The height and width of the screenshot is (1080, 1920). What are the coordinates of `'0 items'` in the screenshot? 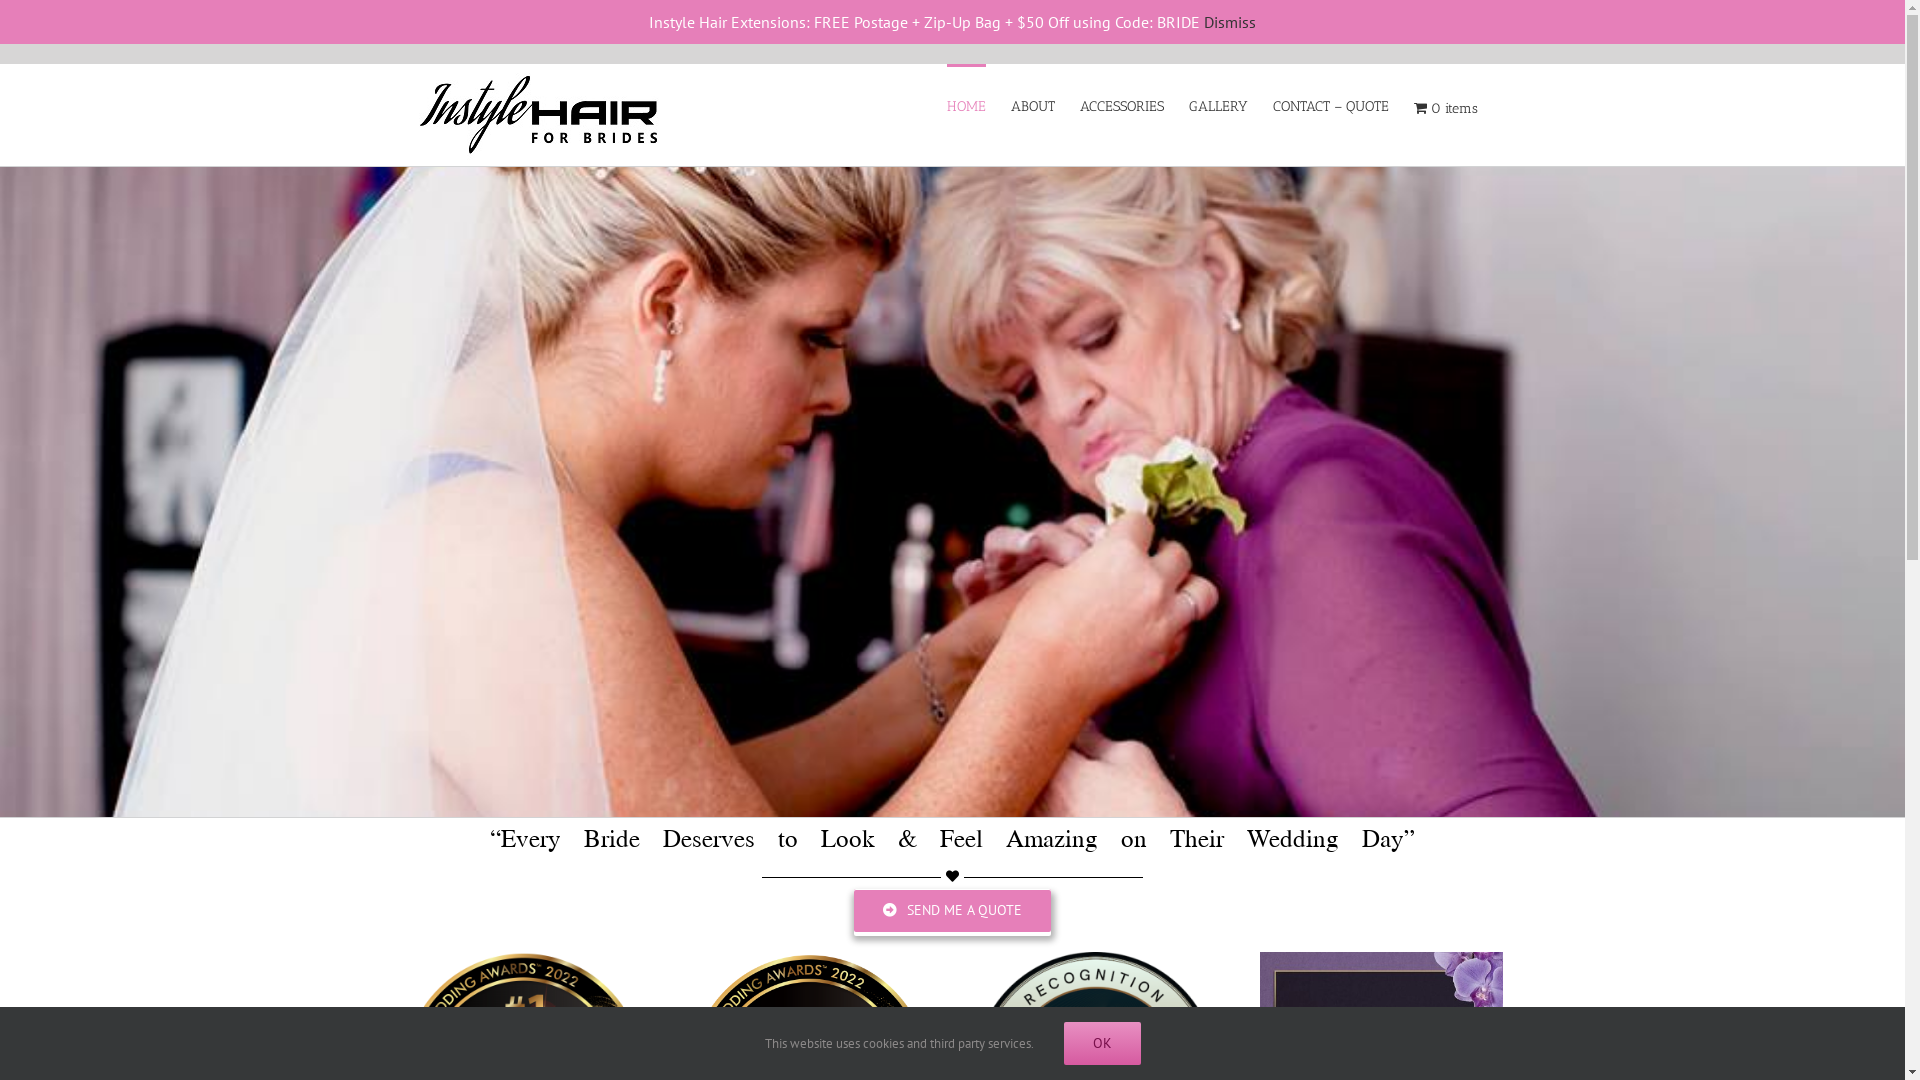 It's located at (1413, 107).